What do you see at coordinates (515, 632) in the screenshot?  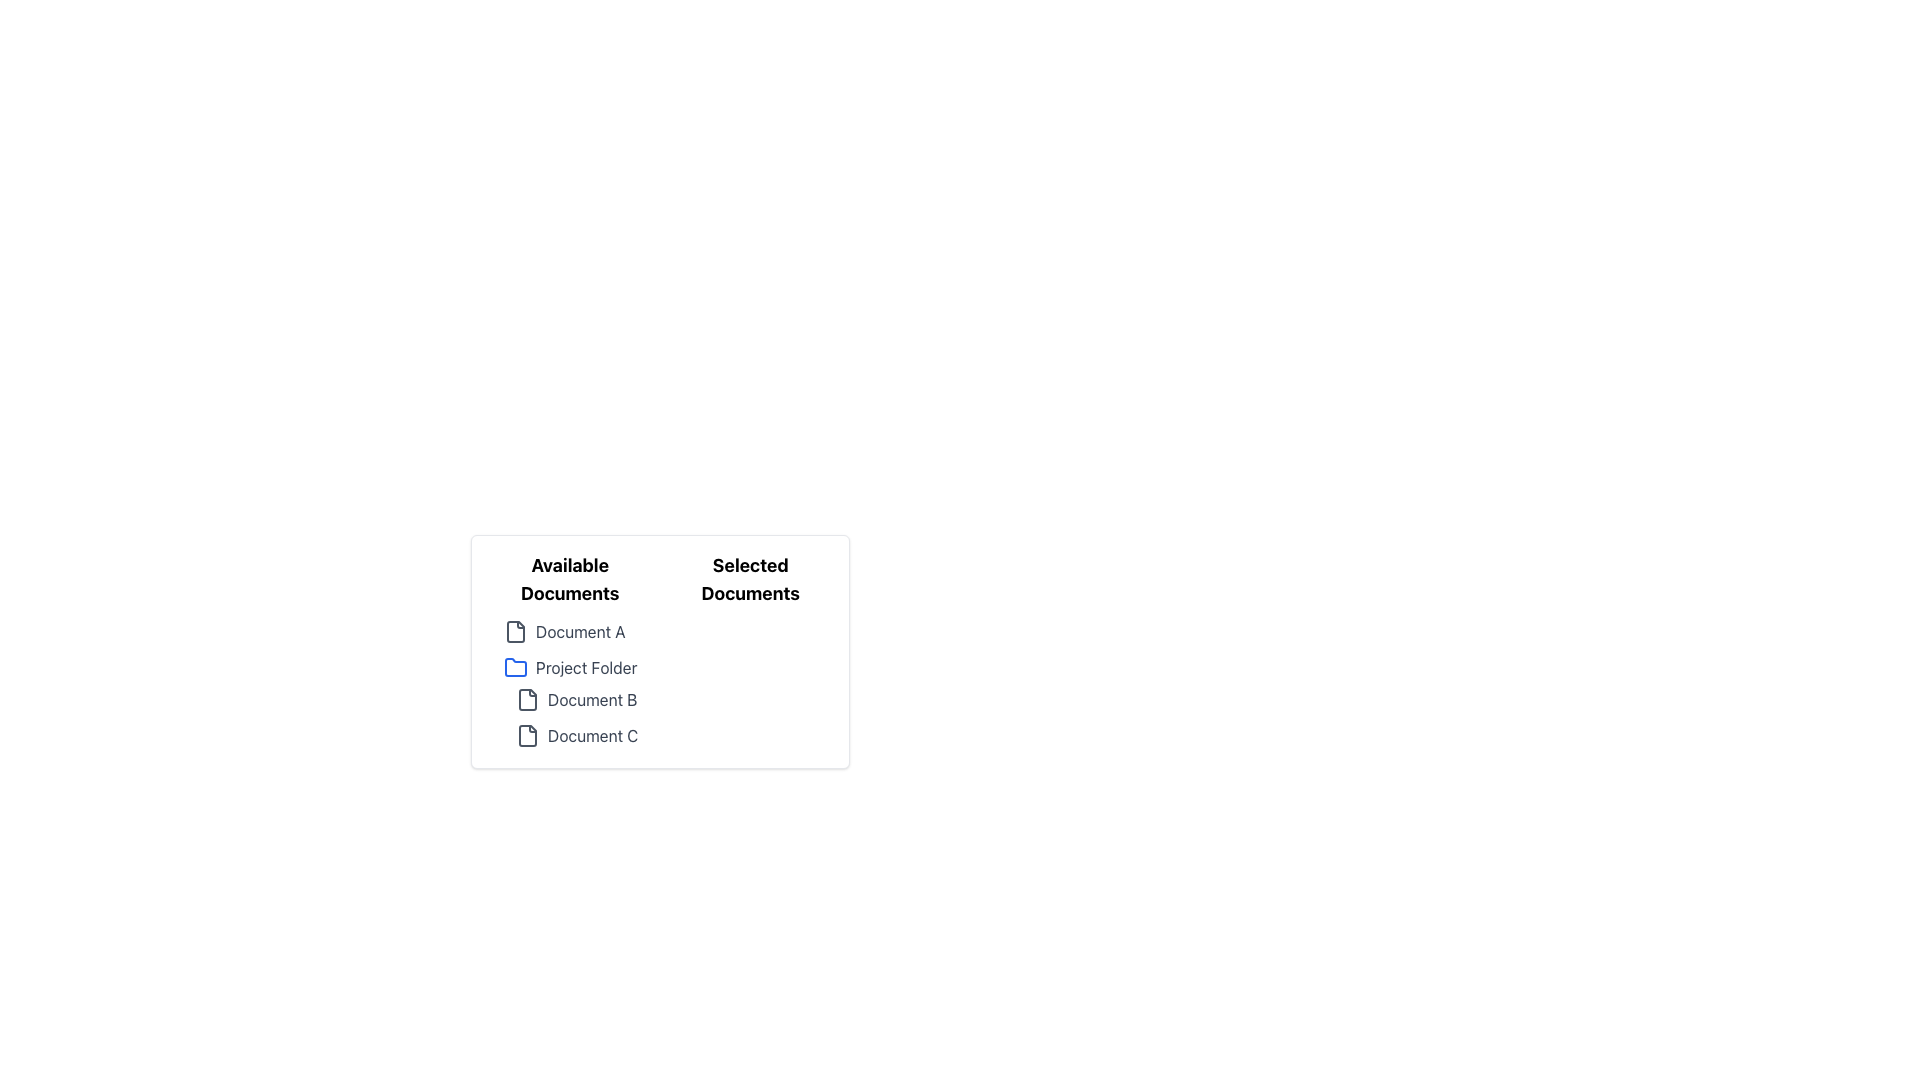 I see `the file icon representing 'Document A' in the 'Available Documents' column` at bounding box center [515, 632].